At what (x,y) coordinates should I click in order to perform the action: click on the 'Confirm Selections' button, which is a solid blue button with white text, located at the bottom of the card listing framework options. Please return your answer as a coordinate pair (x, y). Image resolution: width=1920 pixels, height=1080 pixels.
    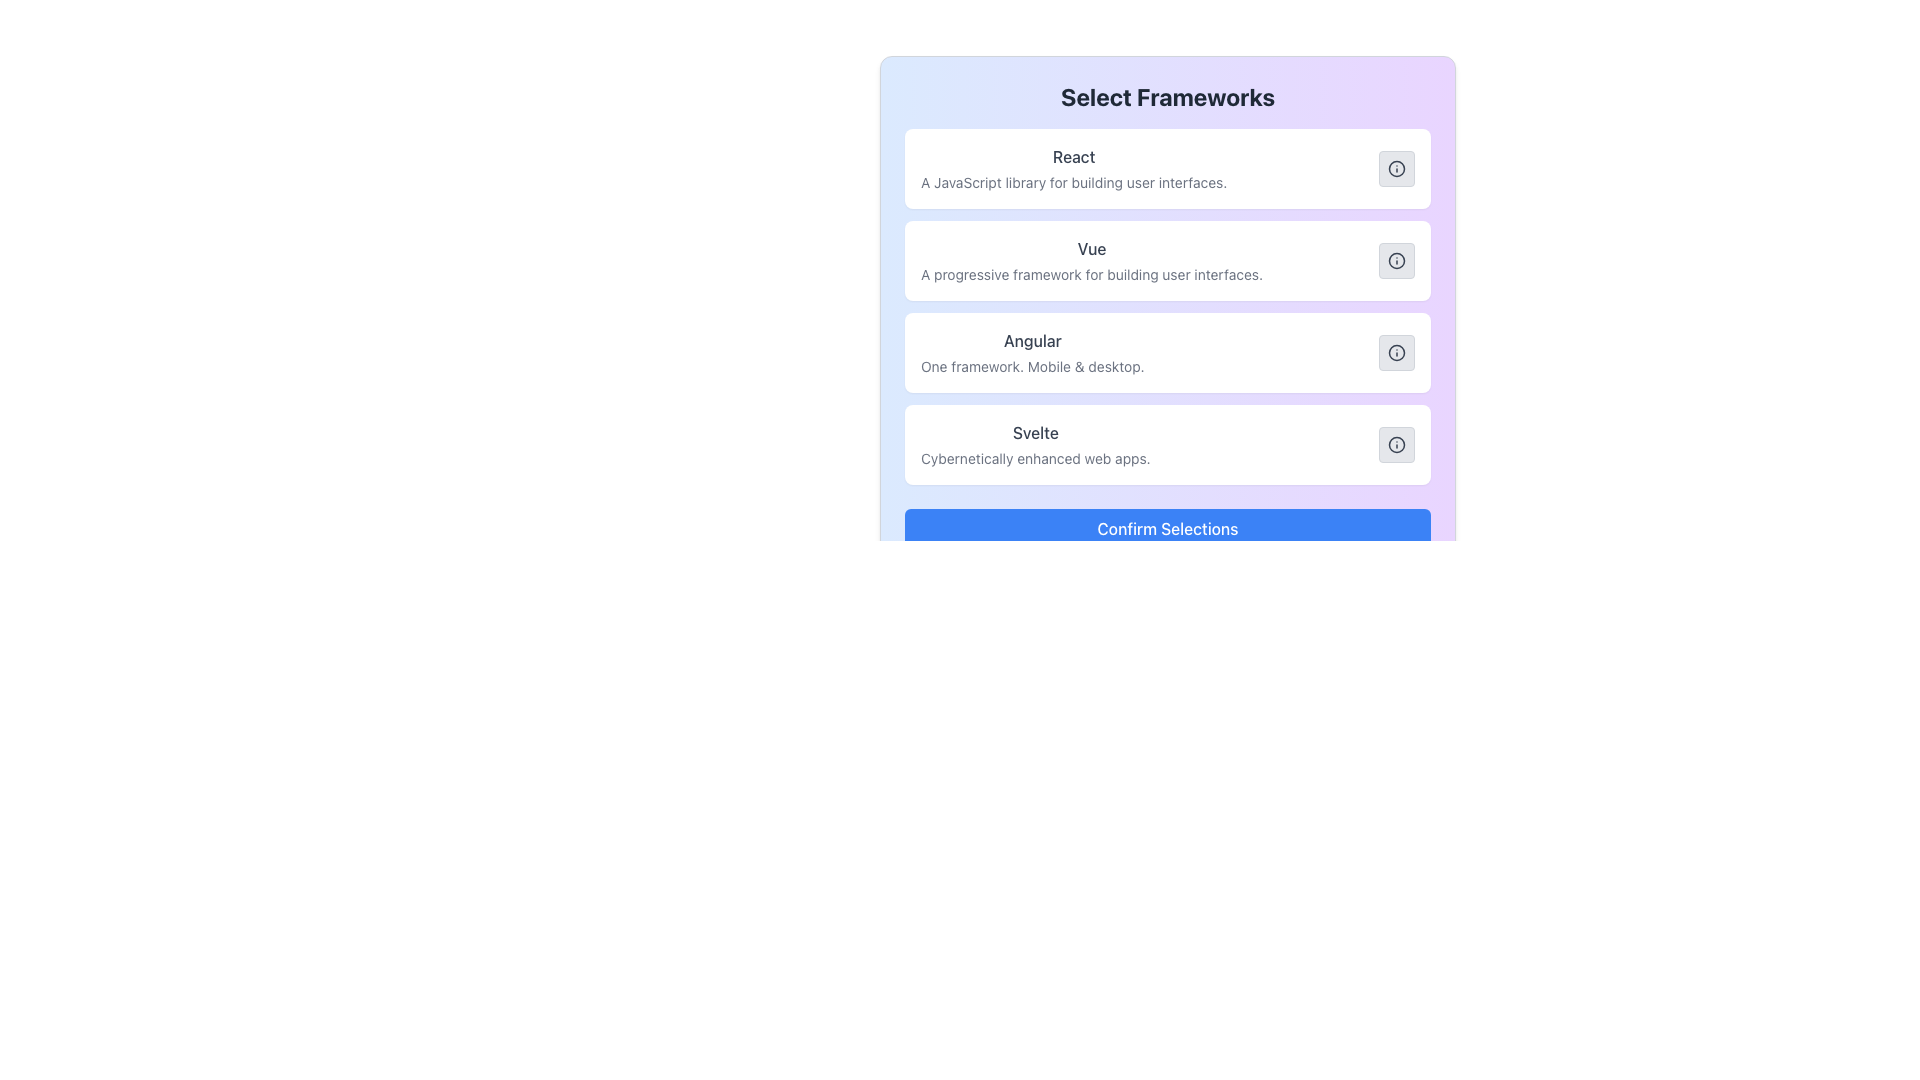
    Looking at the image, I should click on (1167, 527).